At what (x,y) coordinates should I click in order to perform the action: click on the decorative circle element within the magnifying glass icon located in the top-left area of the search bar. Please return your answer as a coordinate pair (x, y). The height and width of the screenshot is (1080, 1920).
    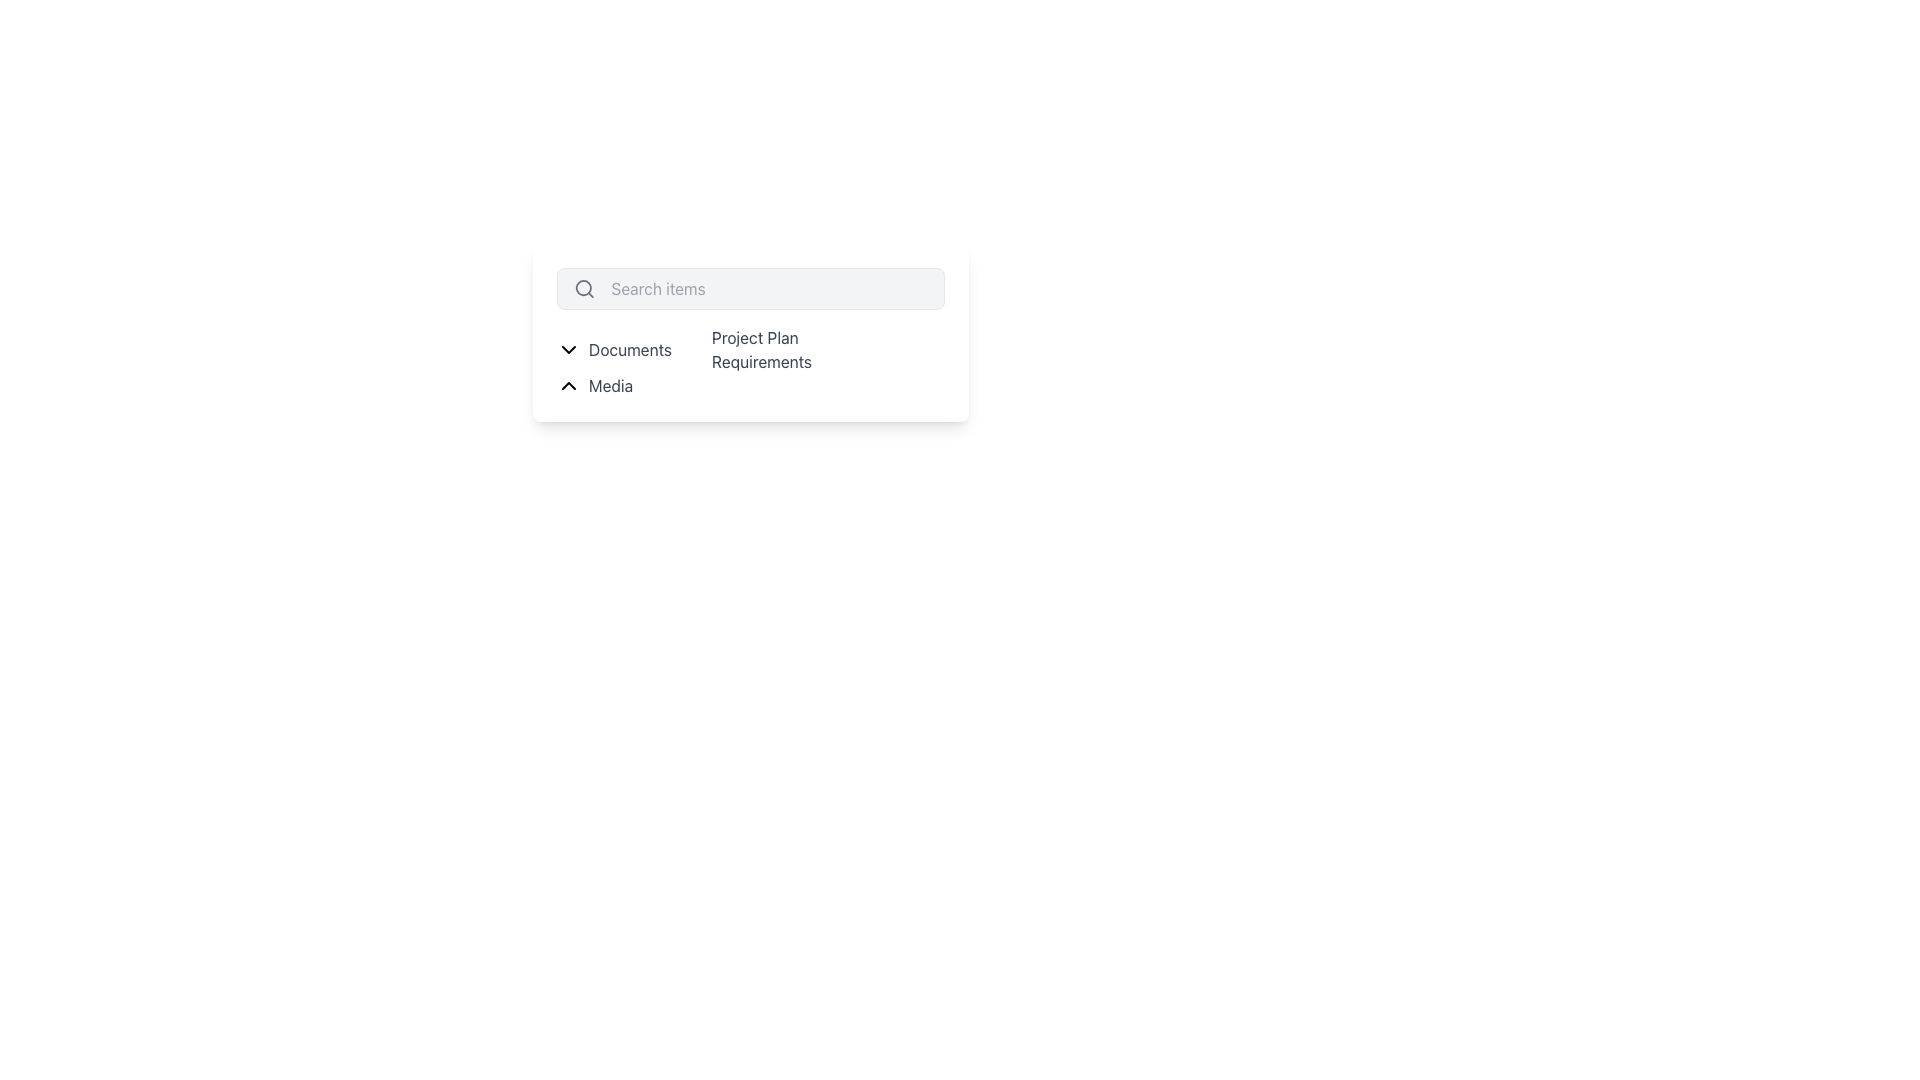
    Looking at the image, I should click on (582, 288).